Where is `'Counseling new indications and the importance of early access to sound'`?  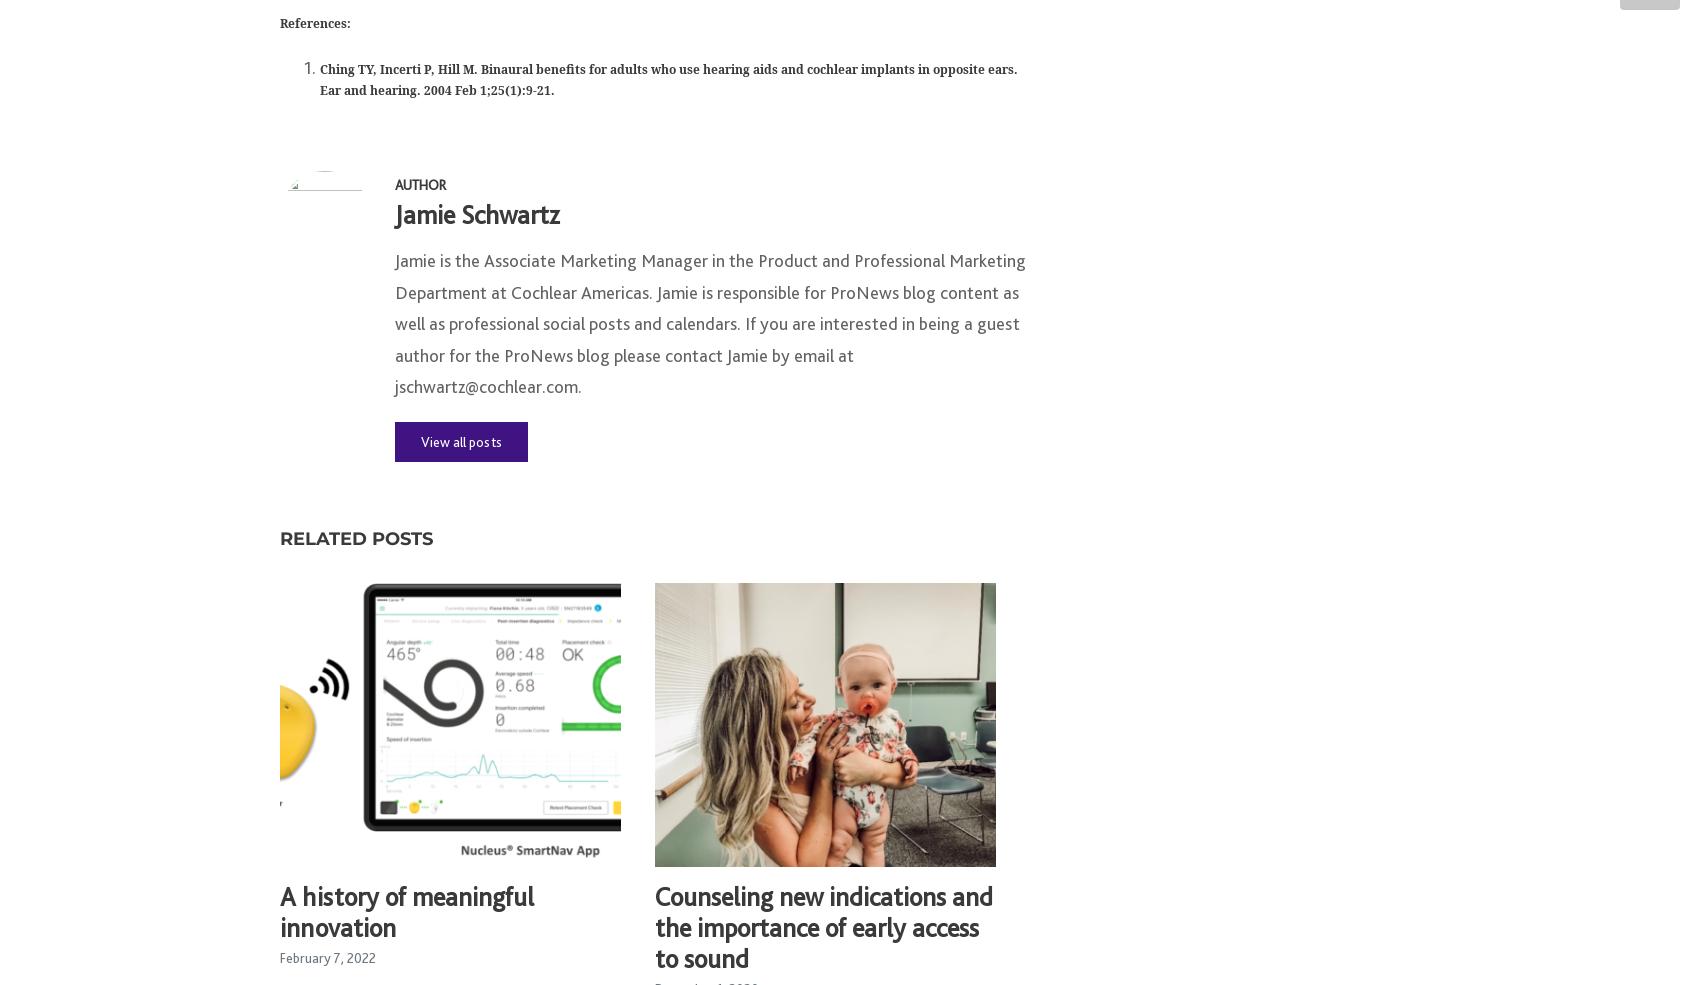 'Counseling new indications and the importance of early access to sound' is located at coordinates (655, 937).